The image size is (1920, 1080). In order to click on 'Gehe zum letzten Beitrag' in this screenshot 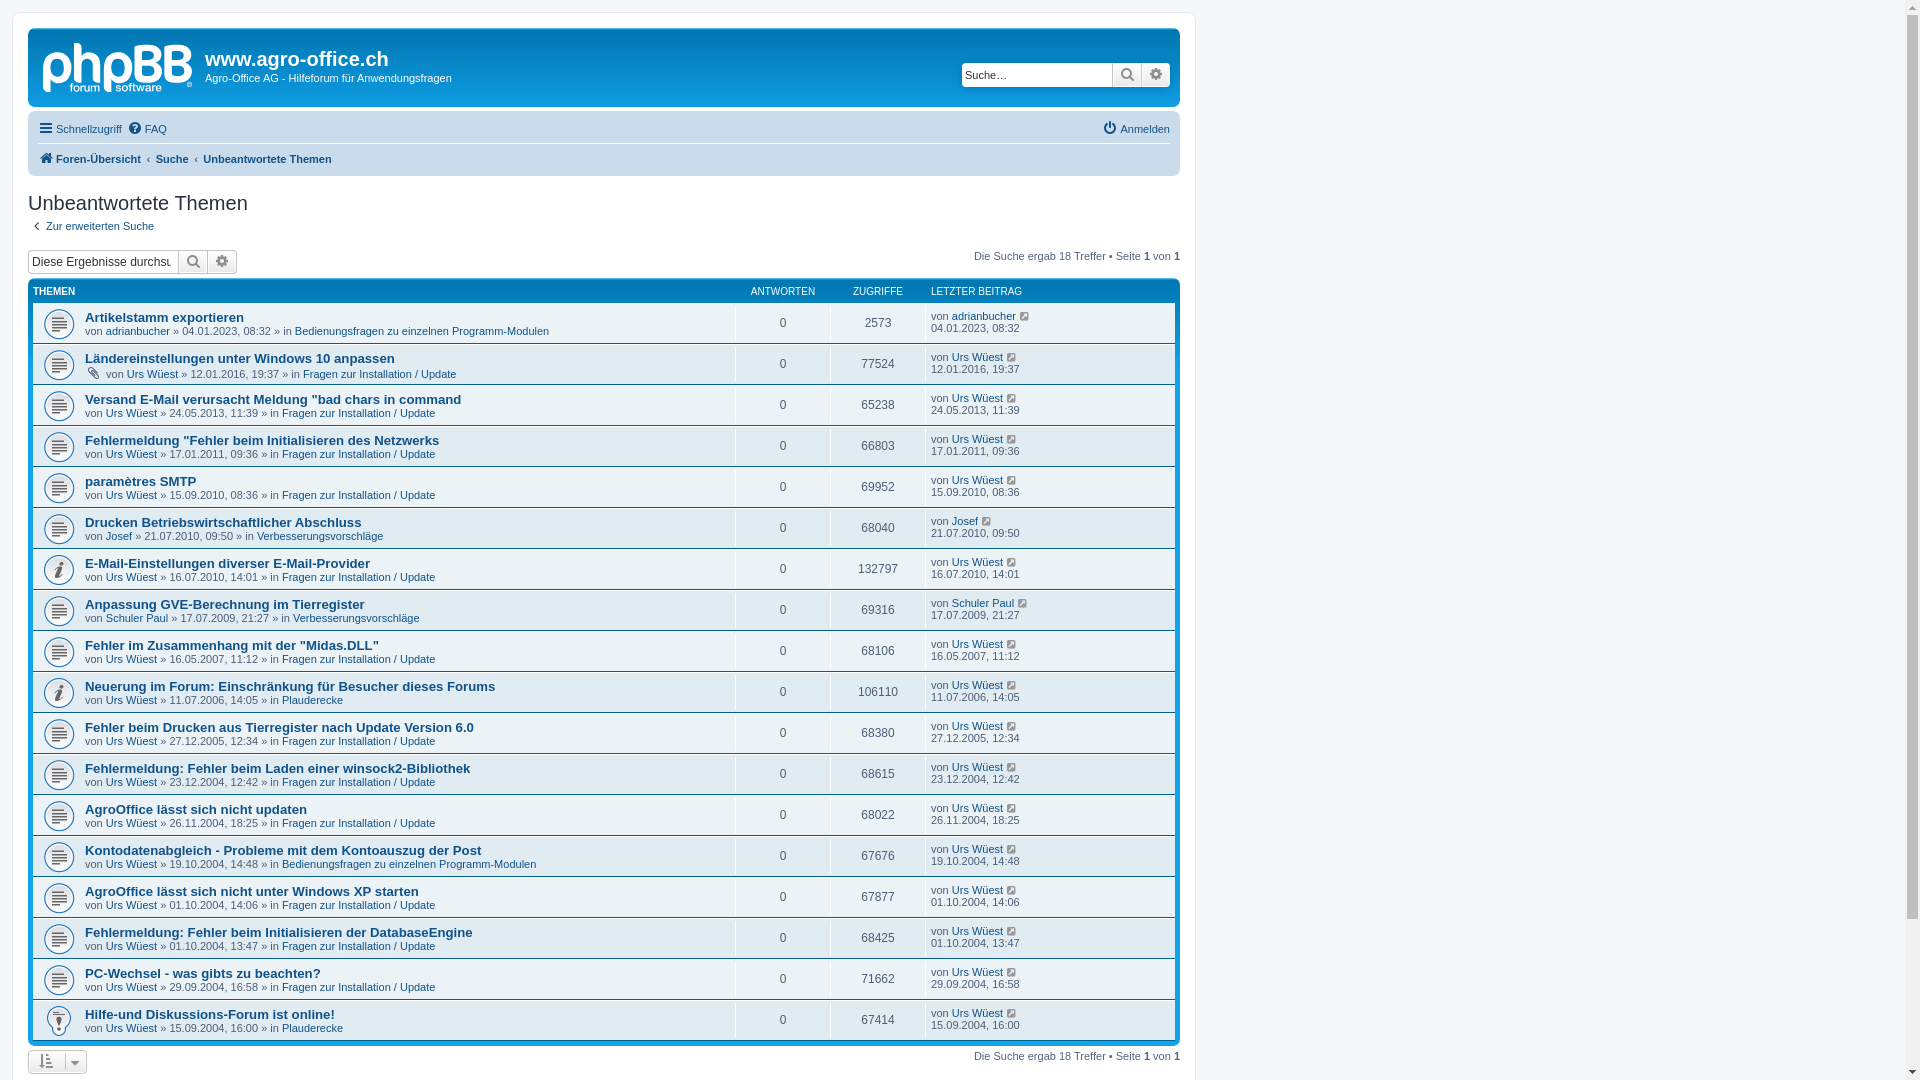, I will do `click(1012, 889)`.